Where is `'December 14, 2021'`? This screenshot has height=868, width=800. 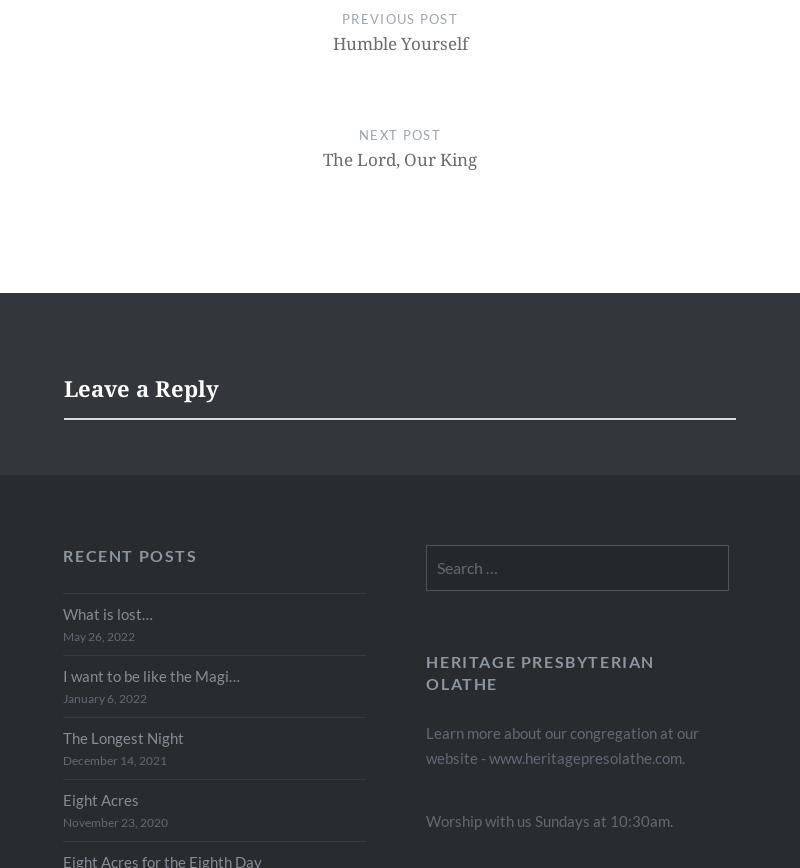 'December 14, 2021' is located at coordinates (113, 759).